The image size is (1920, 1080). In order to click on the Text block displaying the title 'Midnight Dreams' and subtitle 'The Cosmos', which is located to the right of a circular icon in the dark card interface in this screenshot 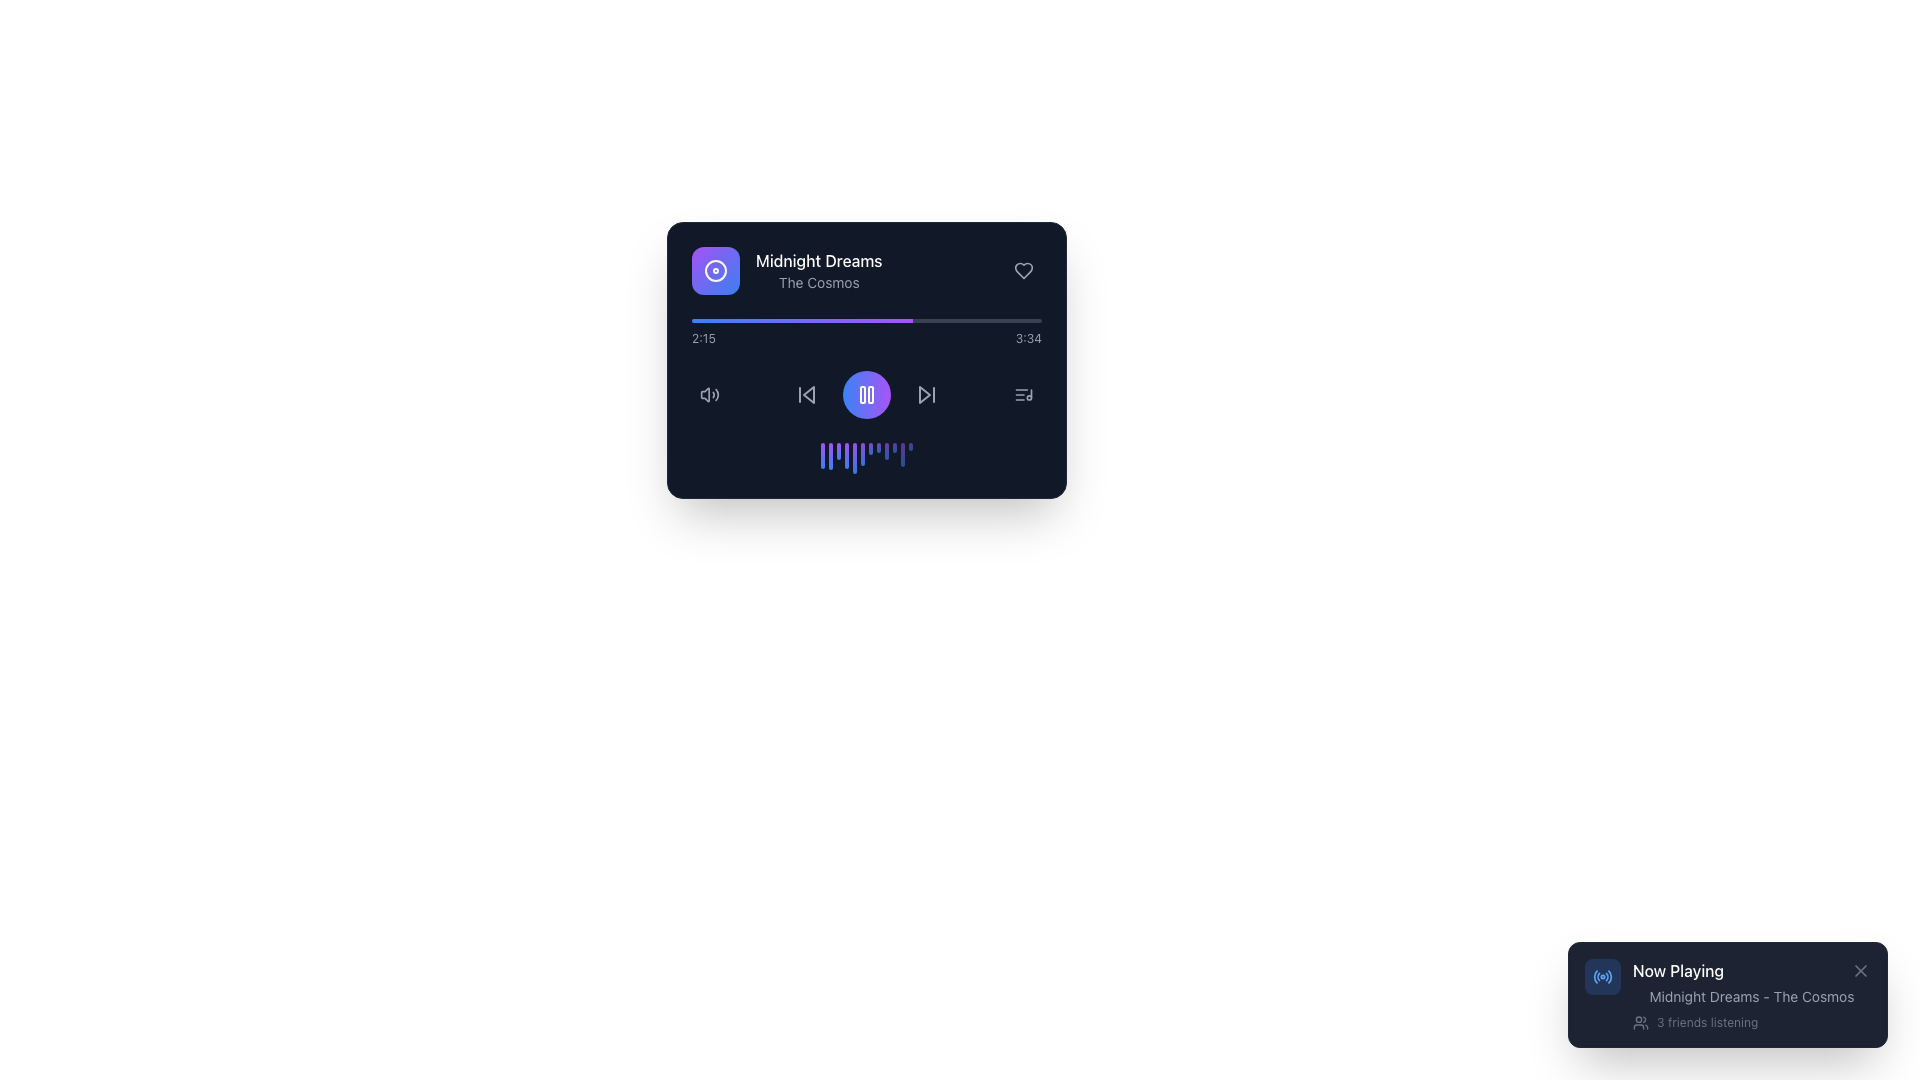, I will do `click(819, 270)`.